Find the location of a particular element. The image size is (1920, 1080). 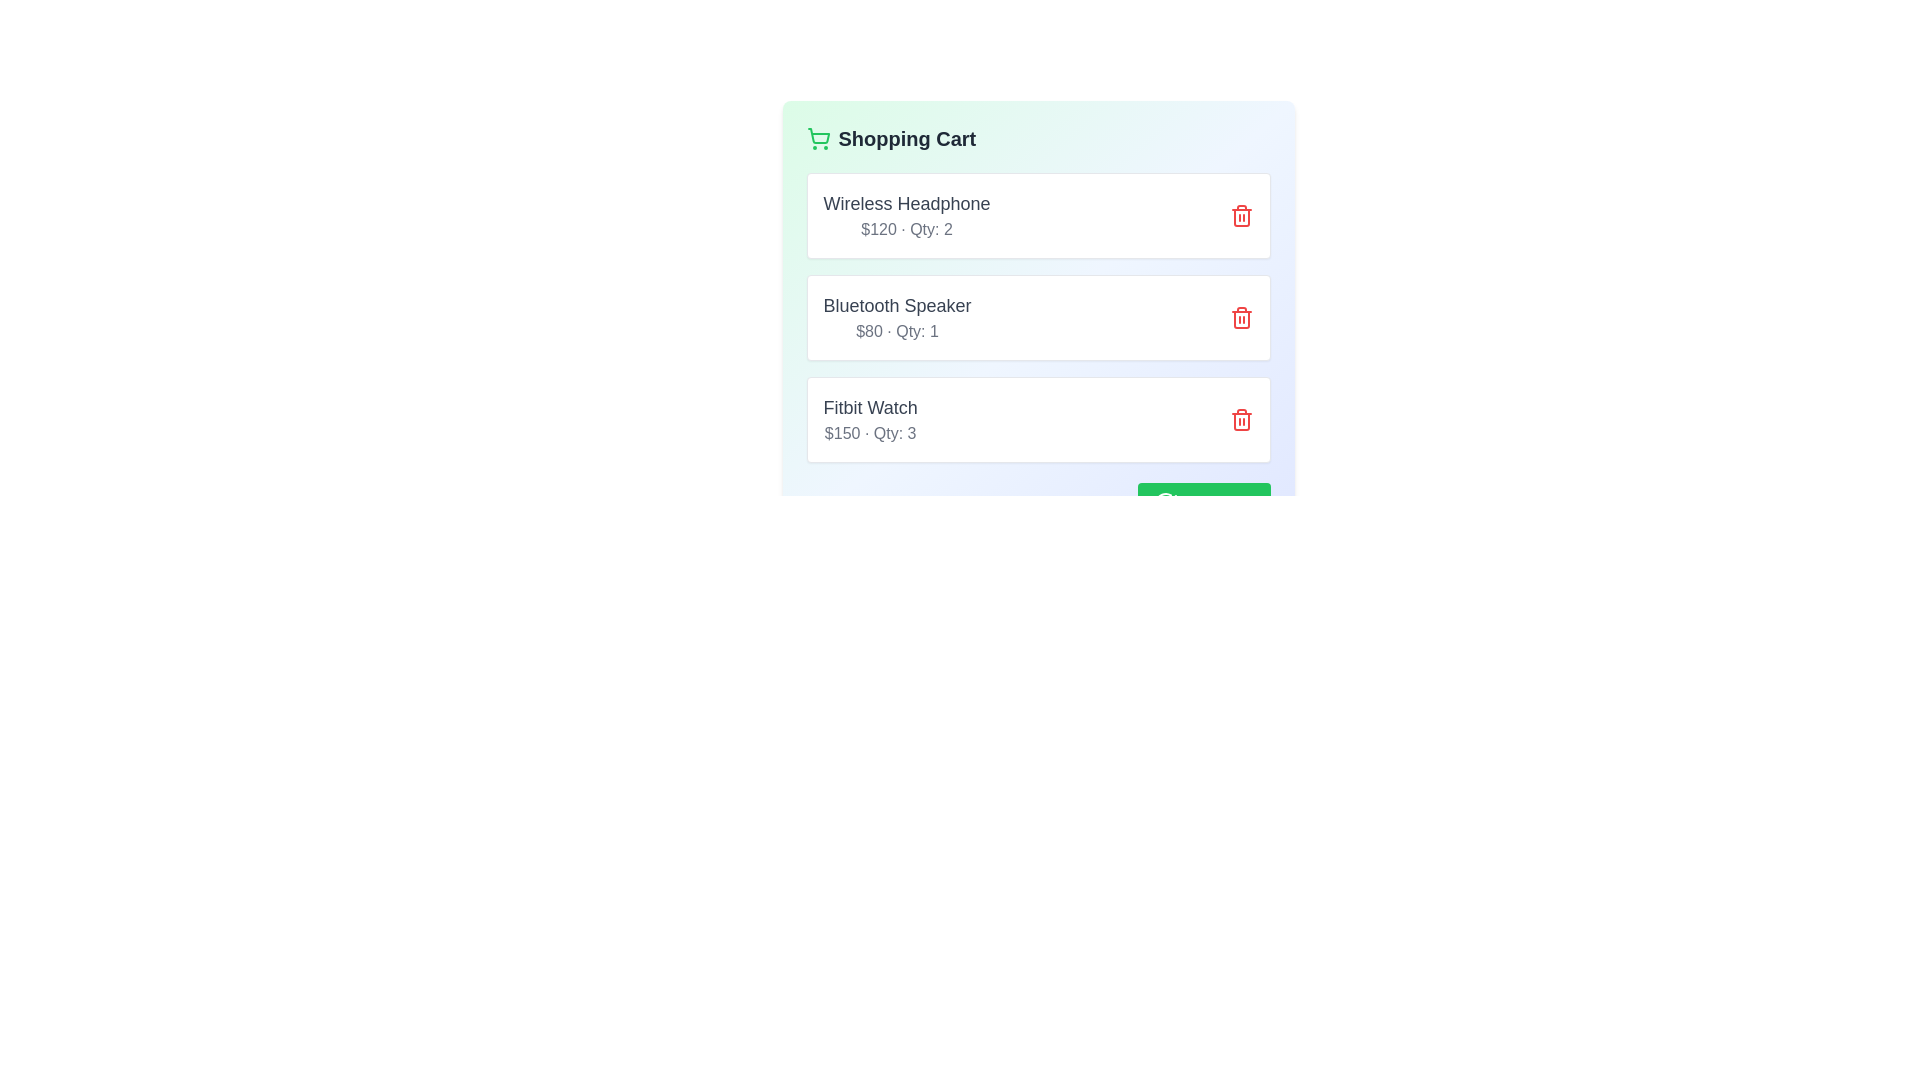

delete button next to the item Fitbit Watch to remove it from the cart is located at coordinates (1240, 419).